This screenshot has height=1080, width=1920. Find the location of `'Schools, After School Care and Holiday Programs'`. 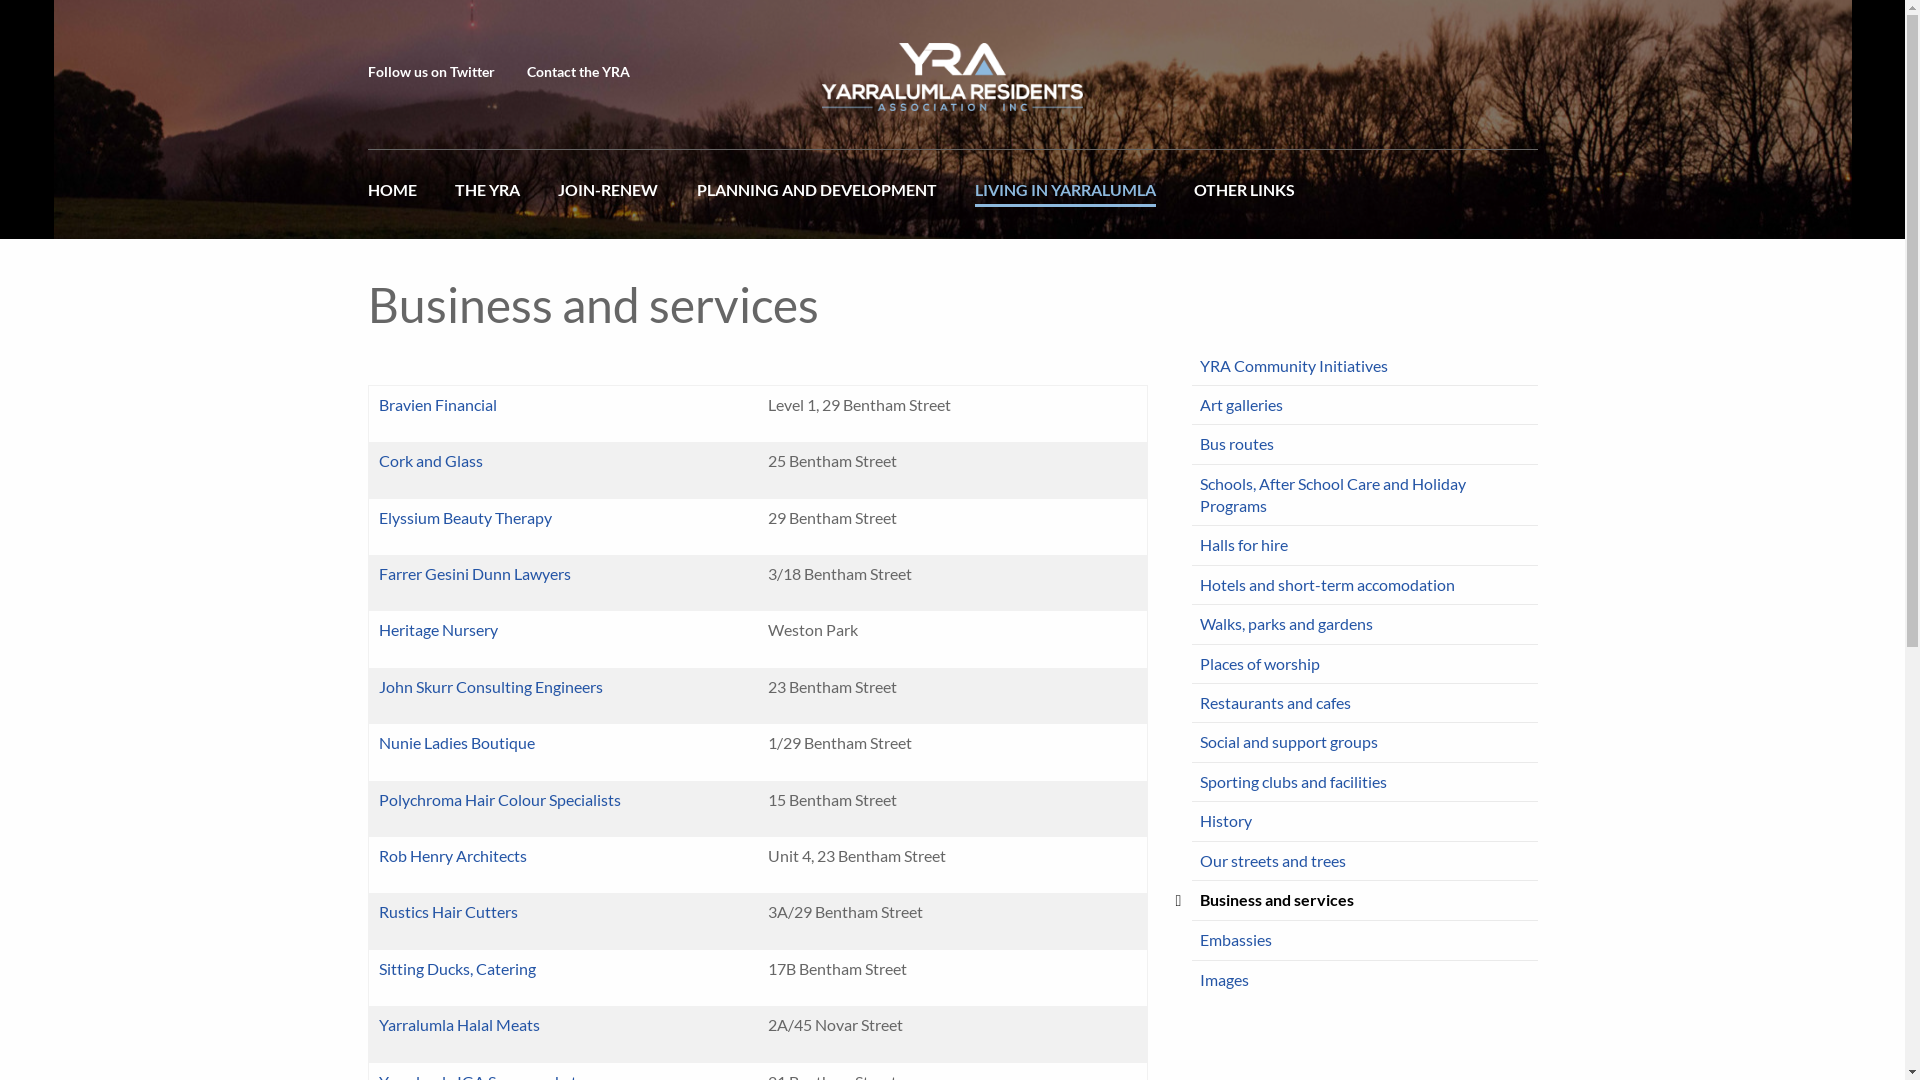

'Schools, After School Care and Holiday Programs' is located at coordinates (1363, 495).